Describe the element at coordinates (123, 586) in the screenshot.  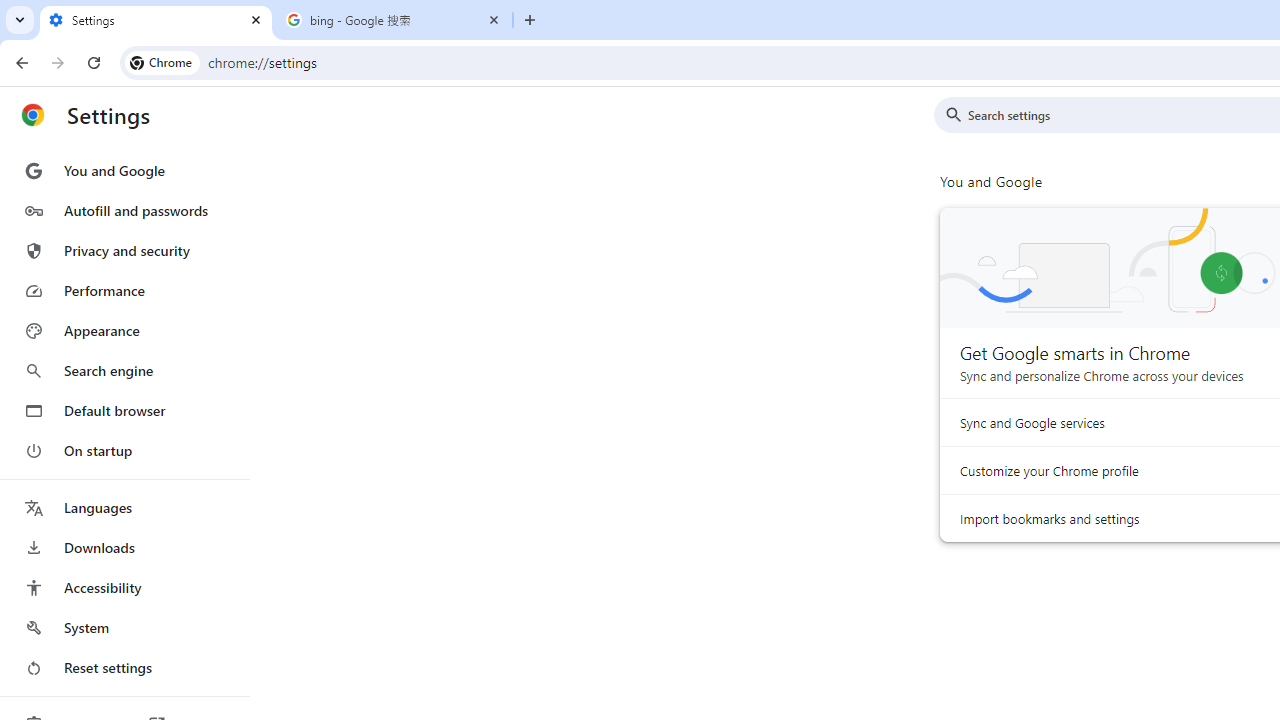
I see `'Accessibility'` at that location.